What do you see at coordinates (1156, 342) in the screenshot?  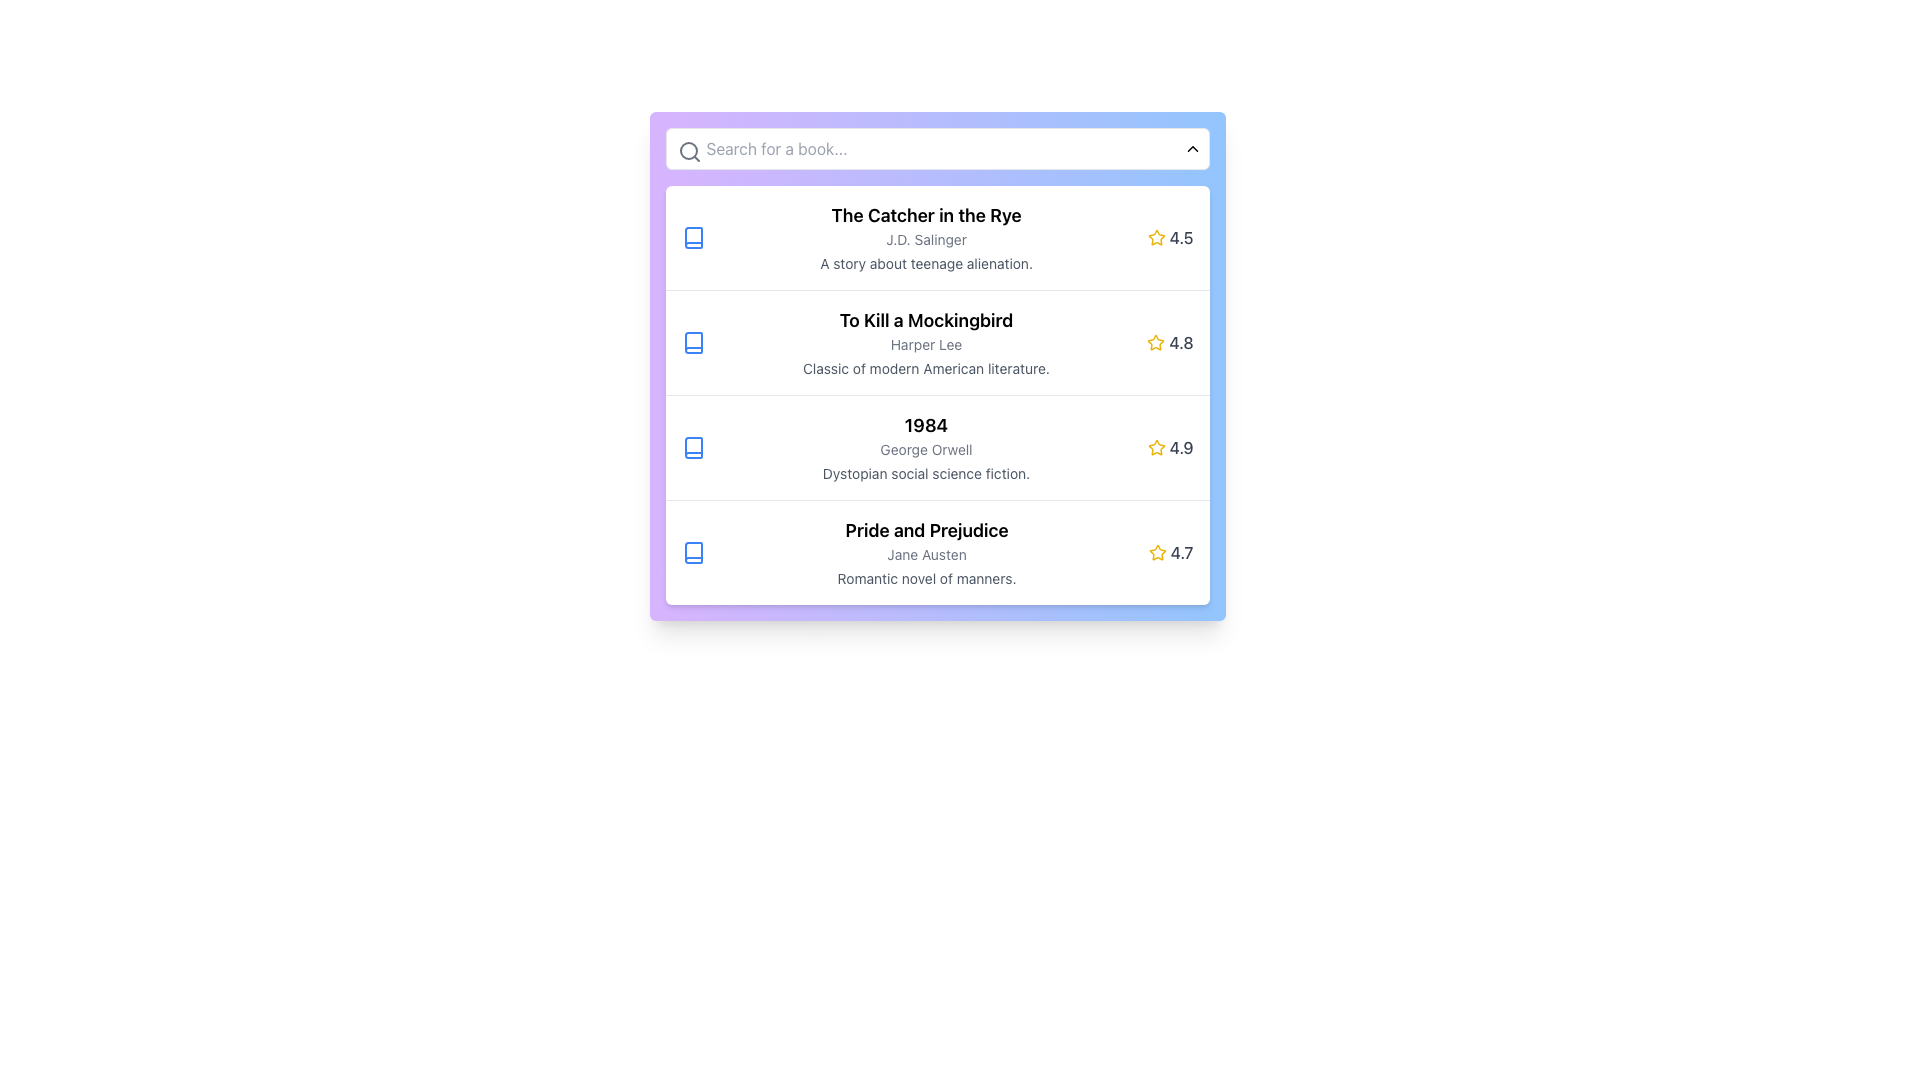 I see `the Star rating icon located next to the numeric rating value '4.8' in the second entry of the book listing` at bounding box center [1156, 342].